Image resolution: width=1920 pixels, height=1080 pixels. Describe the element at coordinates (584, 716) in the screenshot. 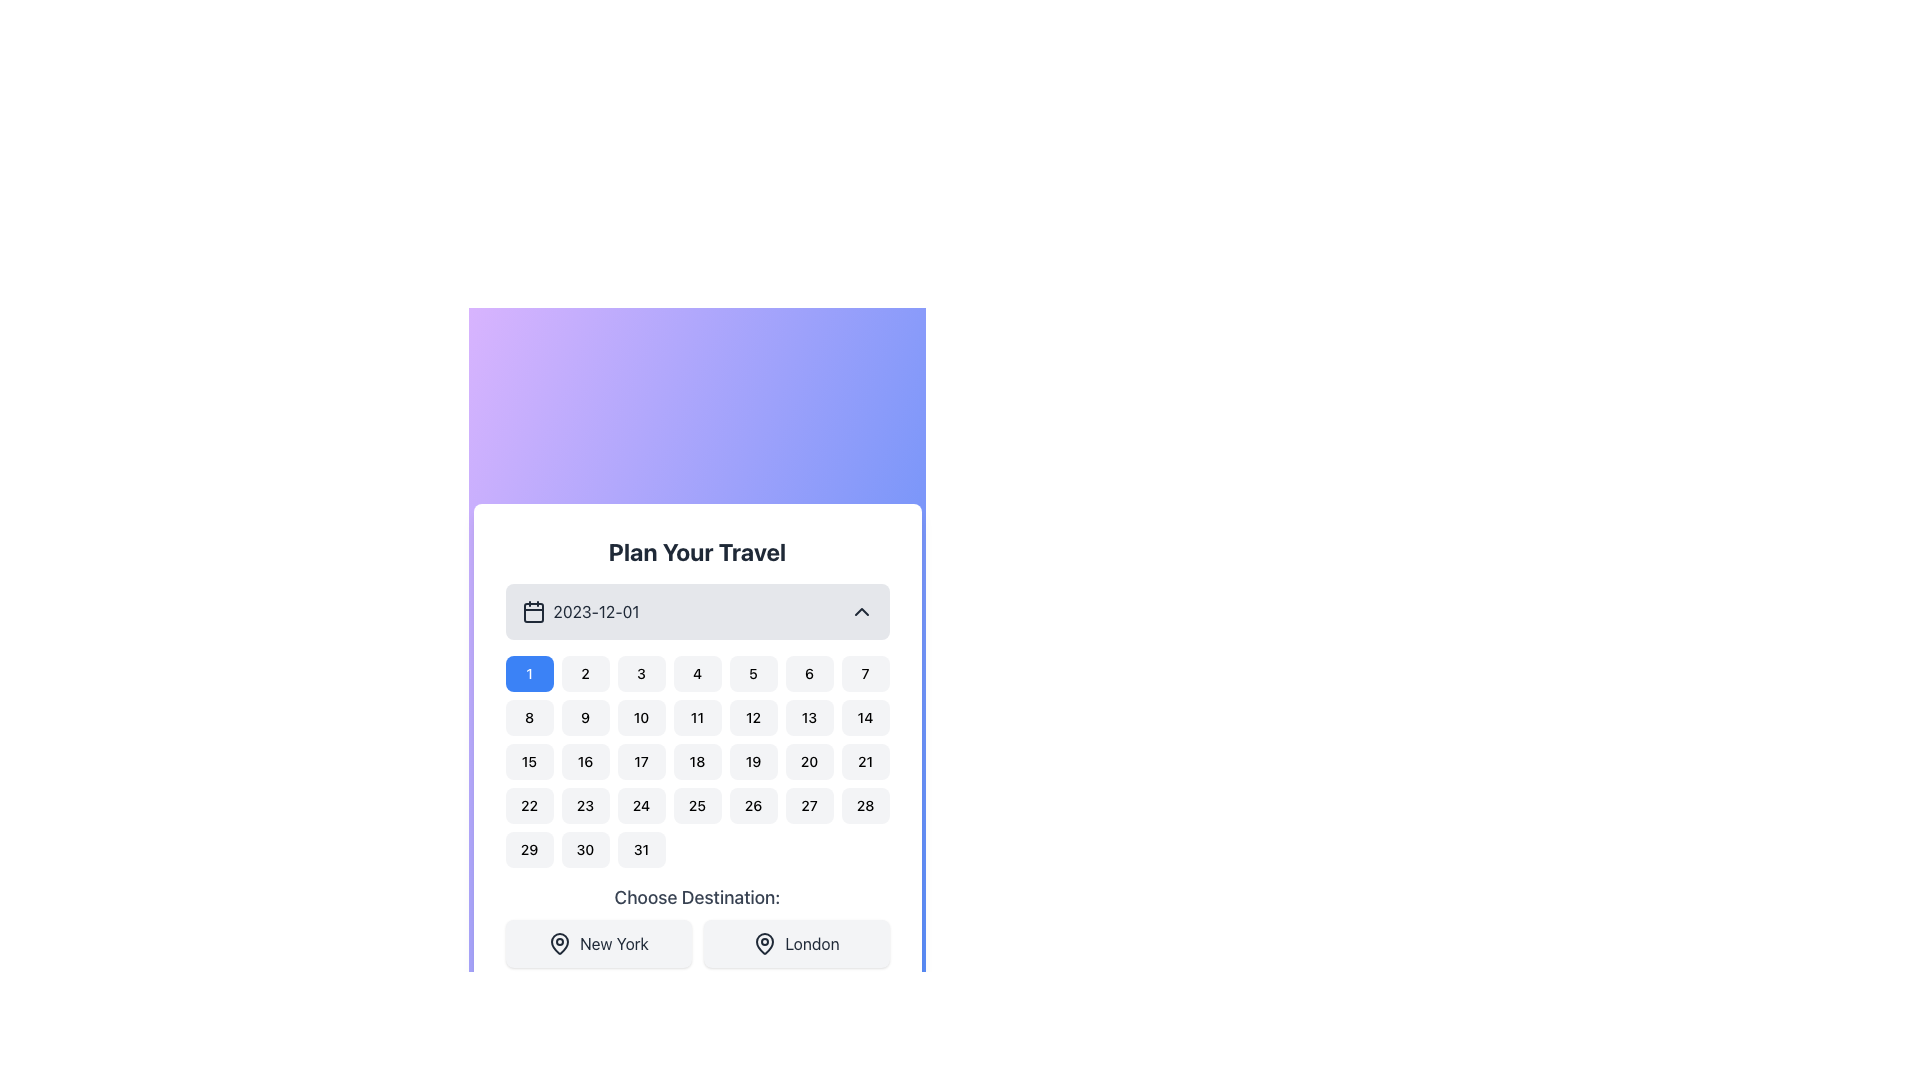

I see `the button with the number '9' in black text, located in the second row and second column of the grid below the 'Plan Your Travel' header` at that location.